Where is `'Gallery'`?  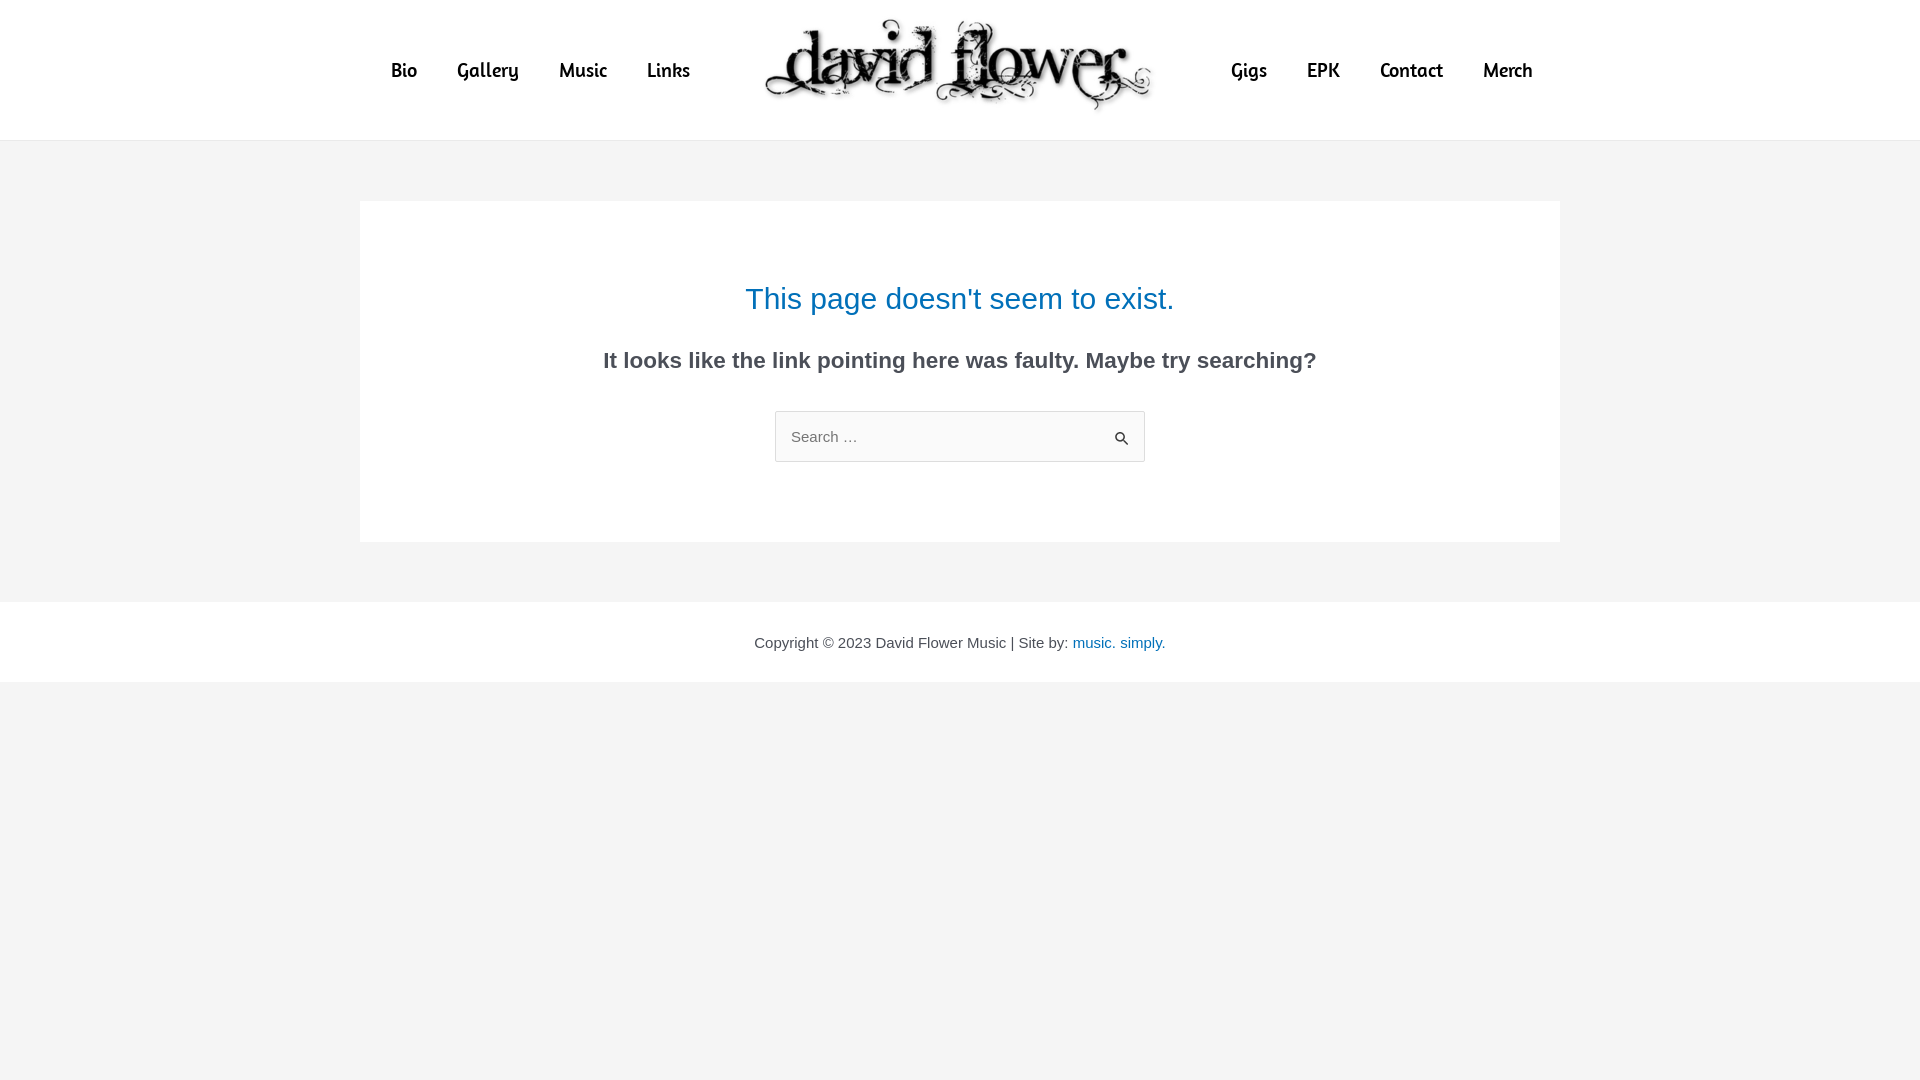 'Gallery' is located at coordinates (486, 68).